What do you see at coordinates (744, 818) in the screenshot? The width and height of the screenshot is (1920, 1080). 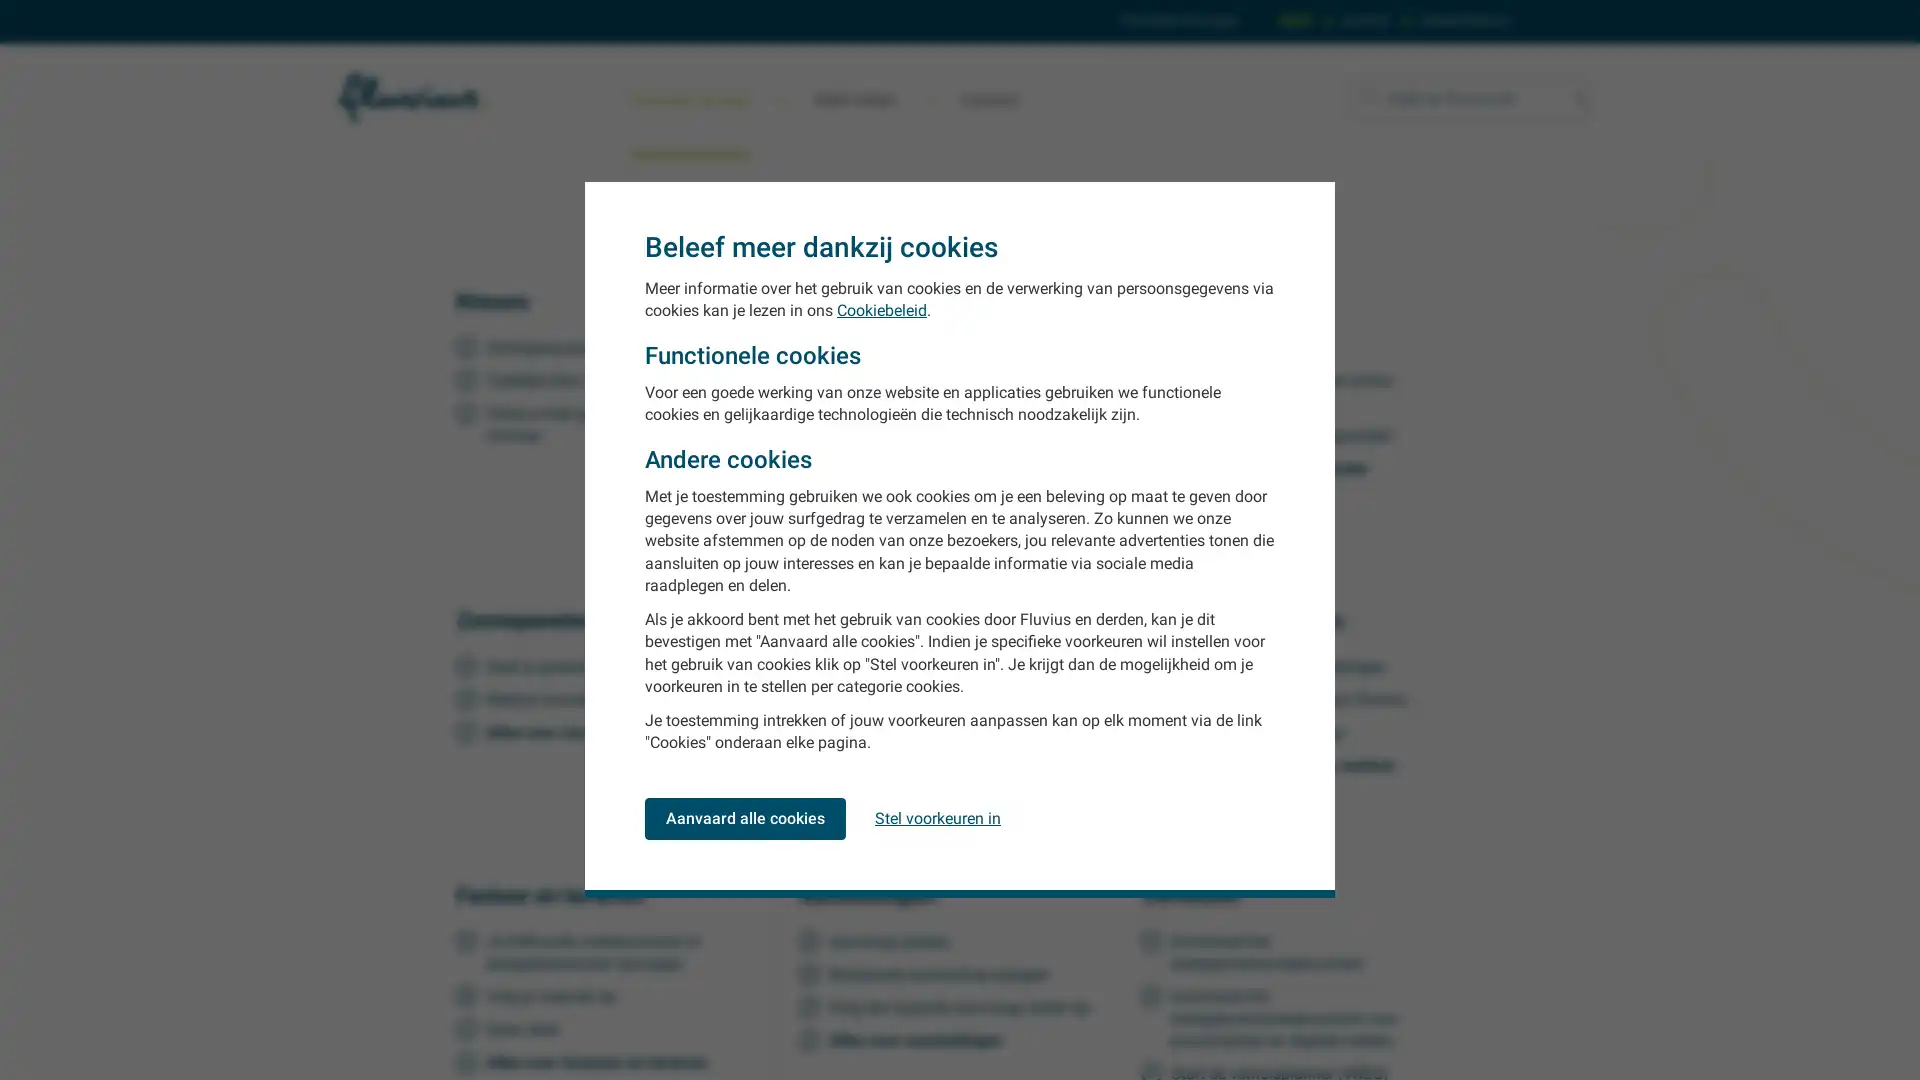 I see `Aanvaard alle cookies` at bounding box center [744, 818].